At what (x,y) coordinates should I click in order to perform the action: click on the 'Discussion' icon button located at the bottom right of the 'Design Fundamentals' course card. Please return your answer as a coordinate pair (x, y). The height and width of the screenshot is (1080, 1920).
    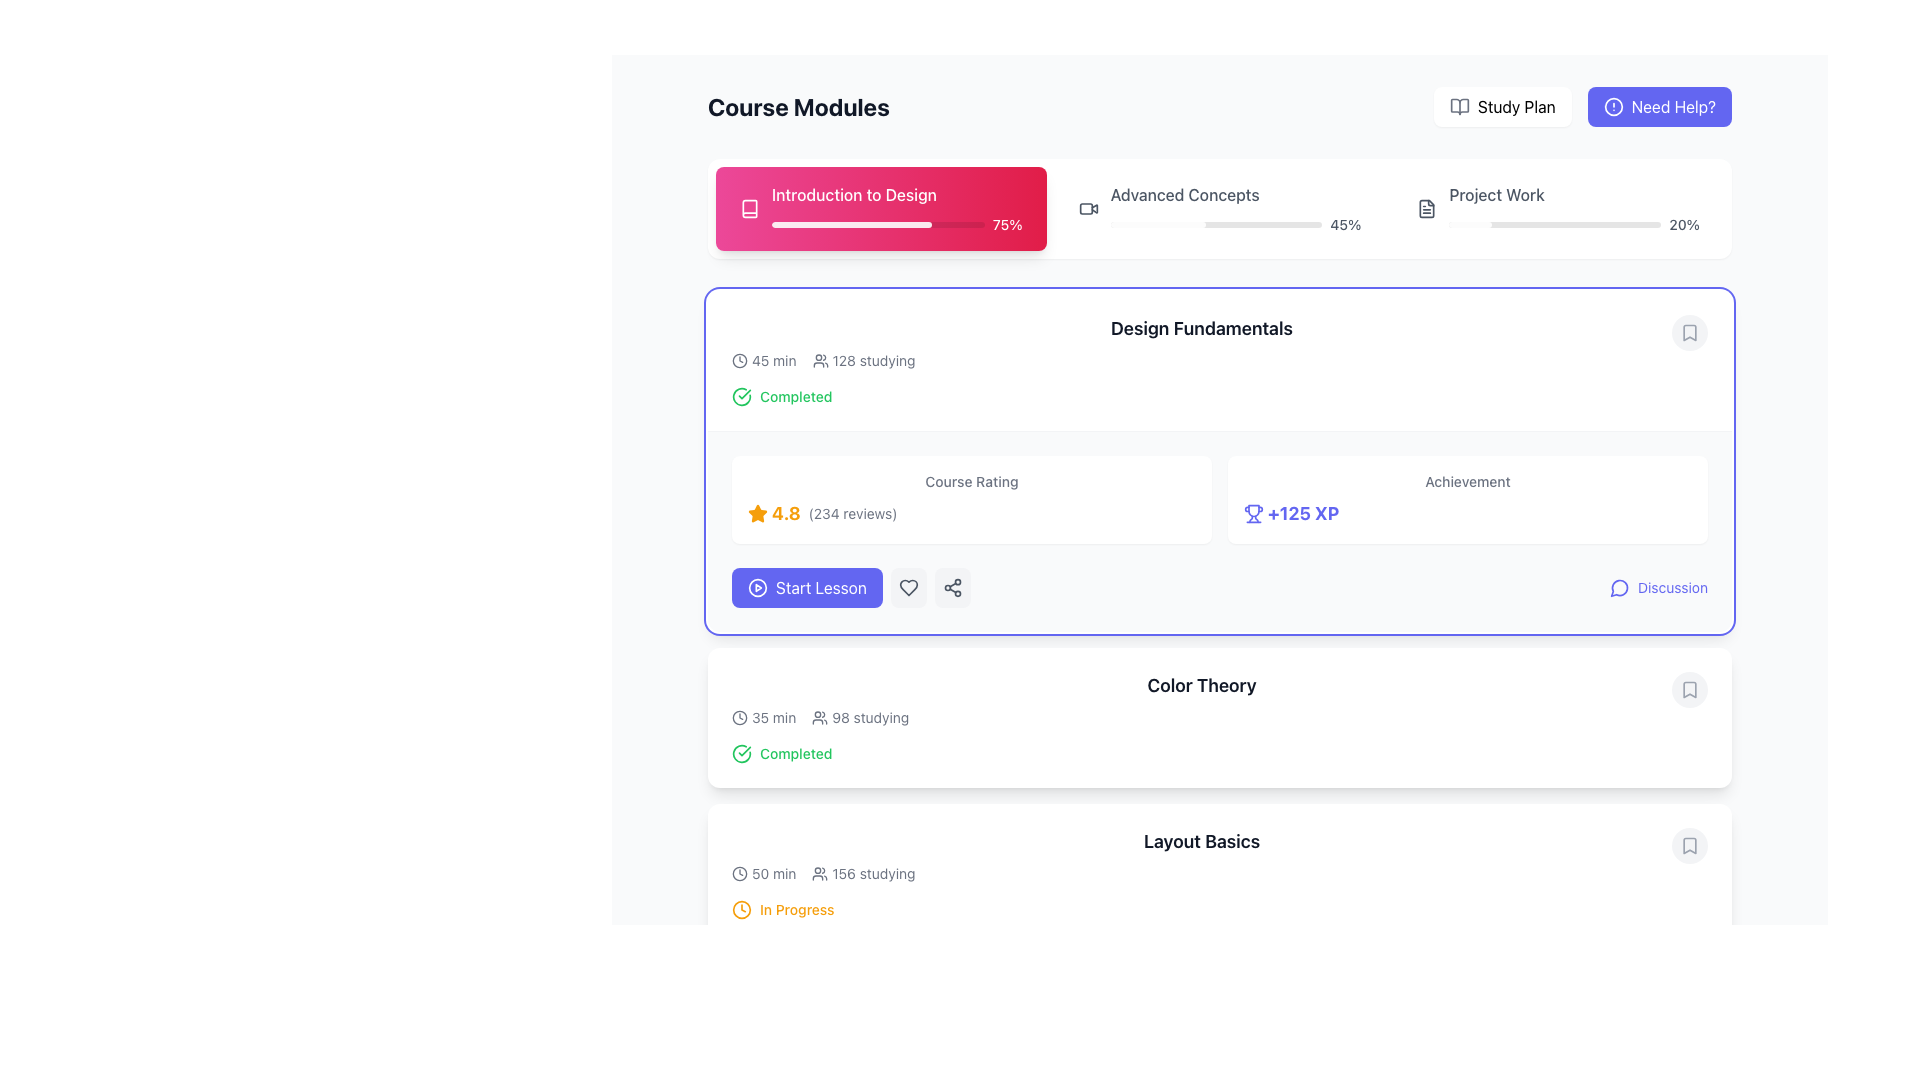
    Looking at the image, I should click on (1619, 587).